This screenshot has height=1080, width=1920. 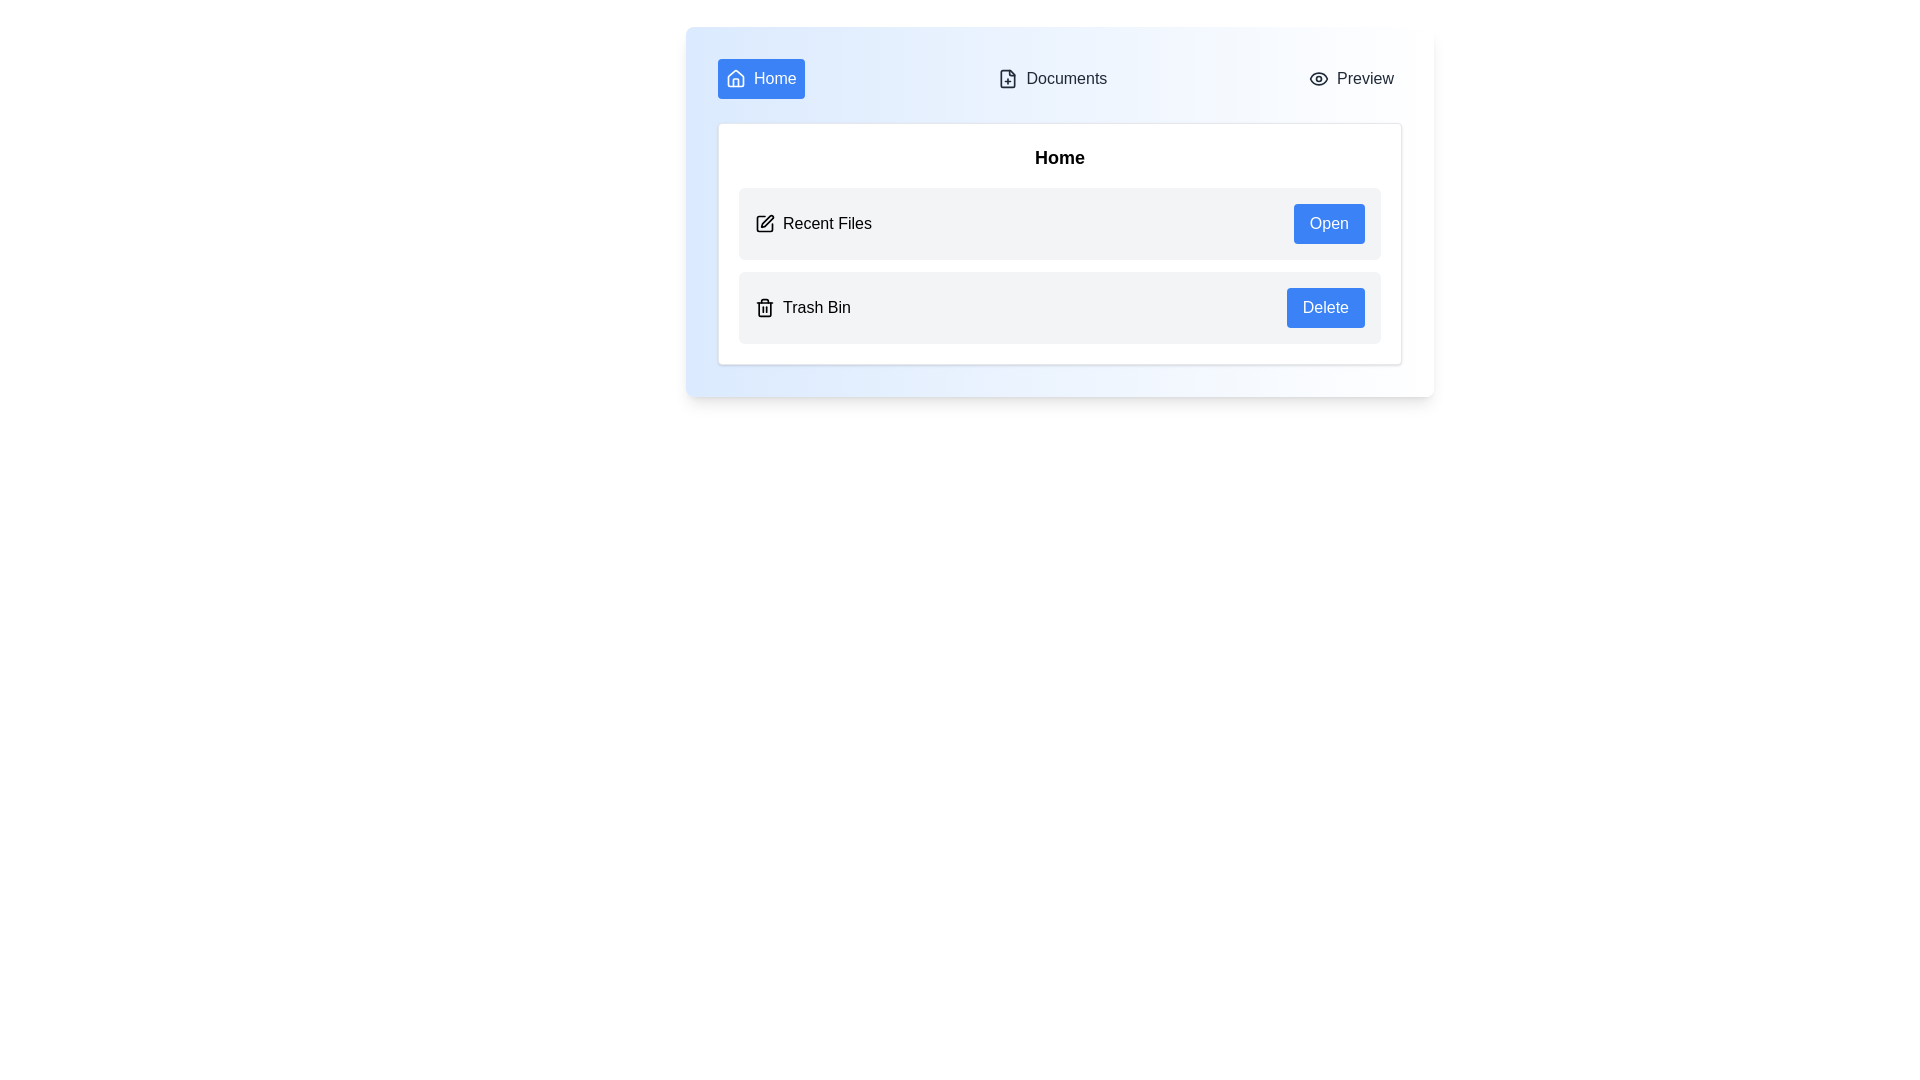 I want to click on the Home icon located in the navigation bar at the top-left corner of the interface, so click(x=734, y=76).